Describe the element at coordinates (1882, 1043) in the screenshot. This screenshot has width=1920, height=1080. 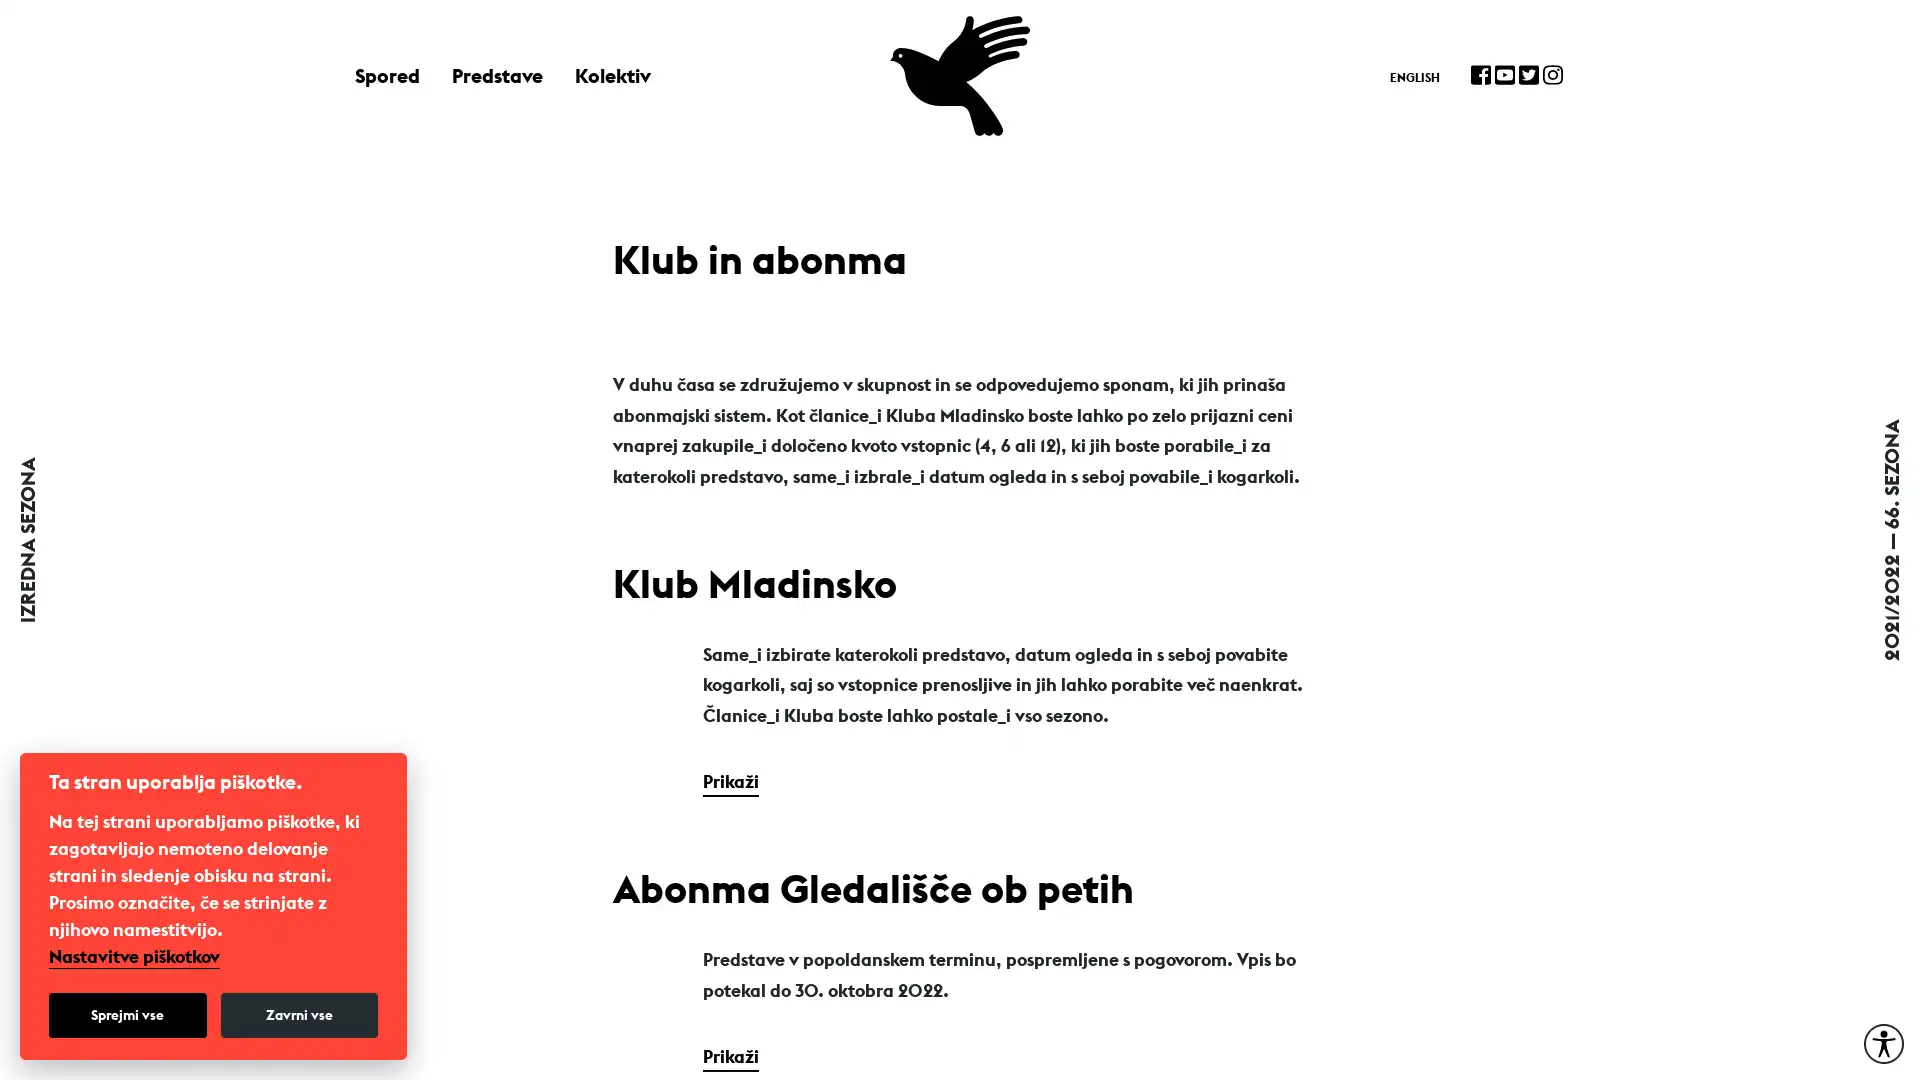
I see `Moznosti za dostopnost` at that location.